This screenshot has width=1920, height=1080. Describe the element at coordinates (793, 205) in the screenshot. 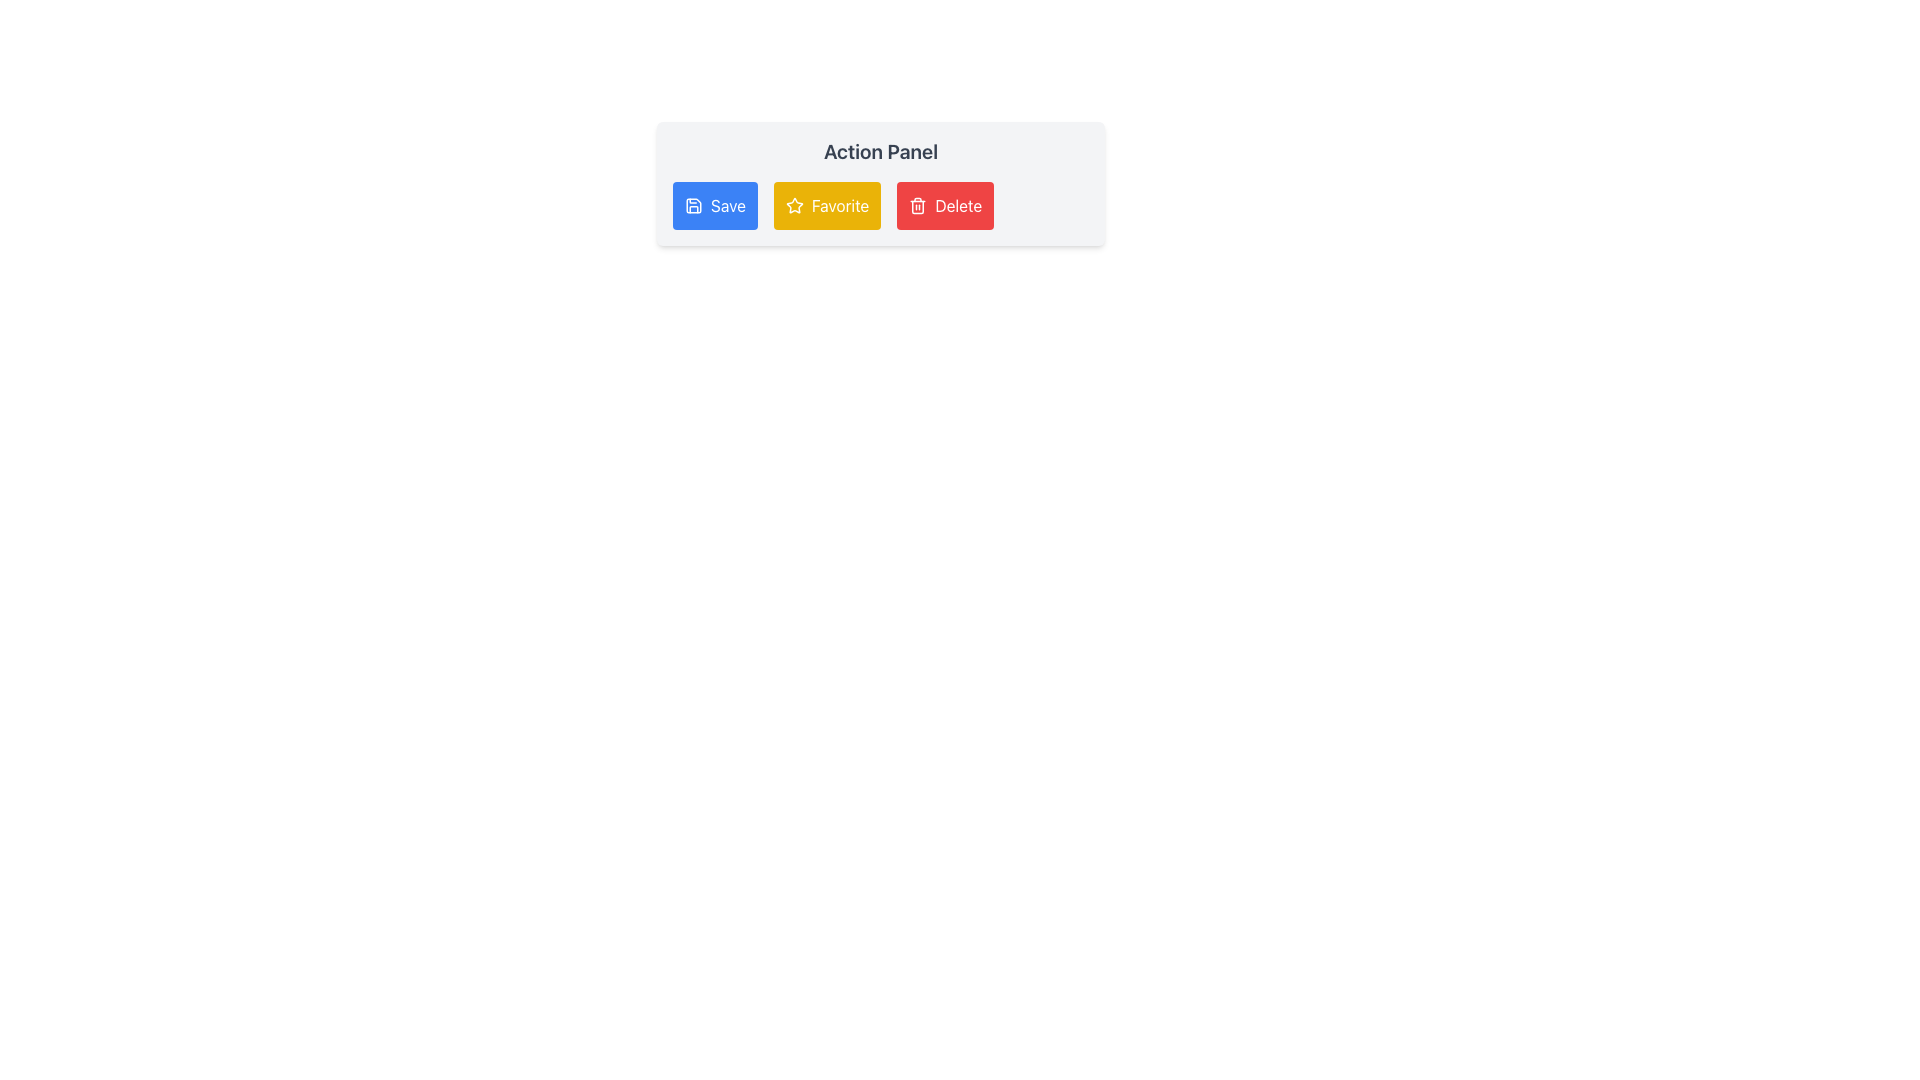

I see `the filled yellow star icon within the 'Favorite' button` at that location.